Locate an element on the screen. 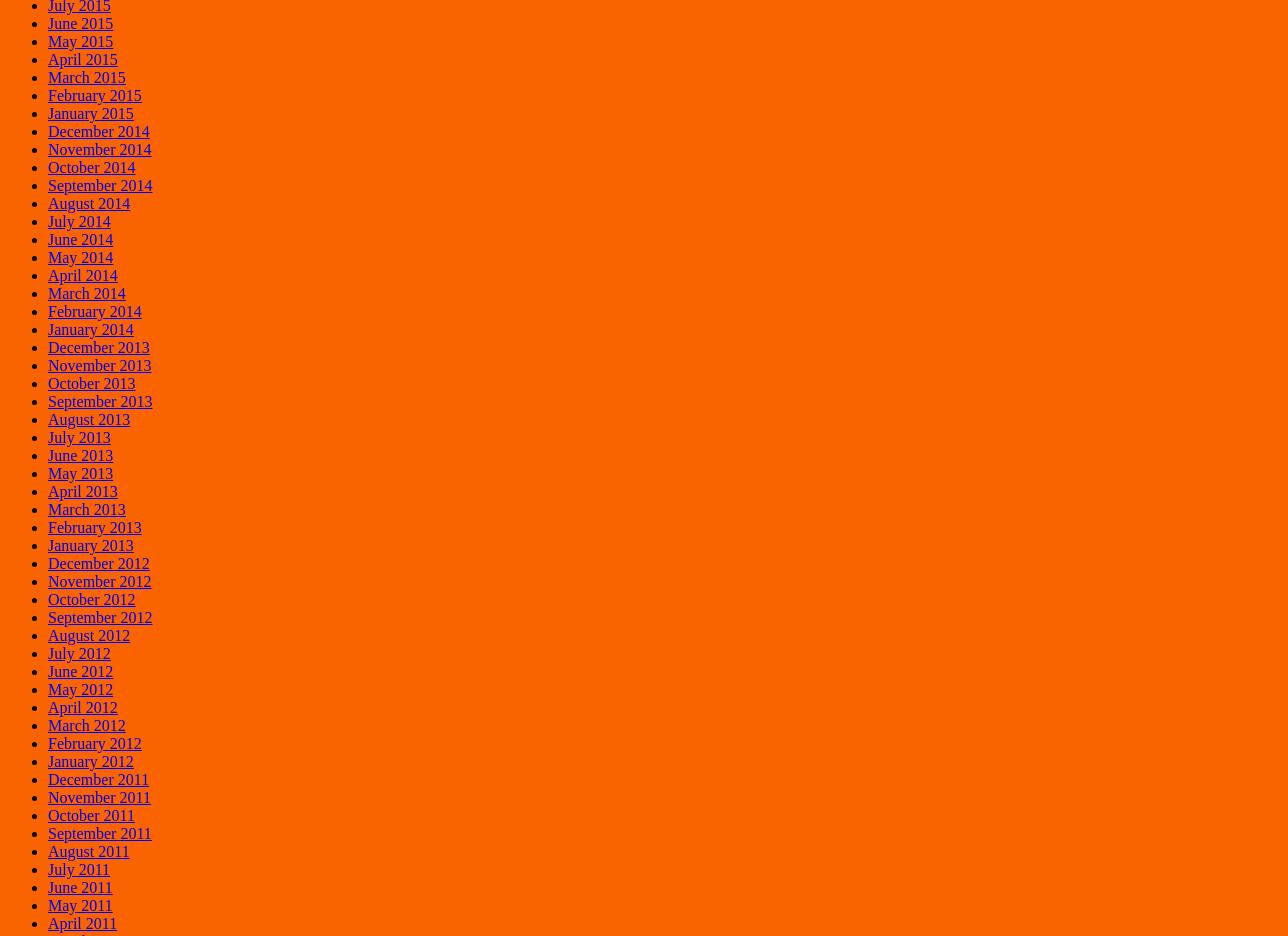 The image size is (1288, 936). 'May 2011' is located at coordinates (79, 904).